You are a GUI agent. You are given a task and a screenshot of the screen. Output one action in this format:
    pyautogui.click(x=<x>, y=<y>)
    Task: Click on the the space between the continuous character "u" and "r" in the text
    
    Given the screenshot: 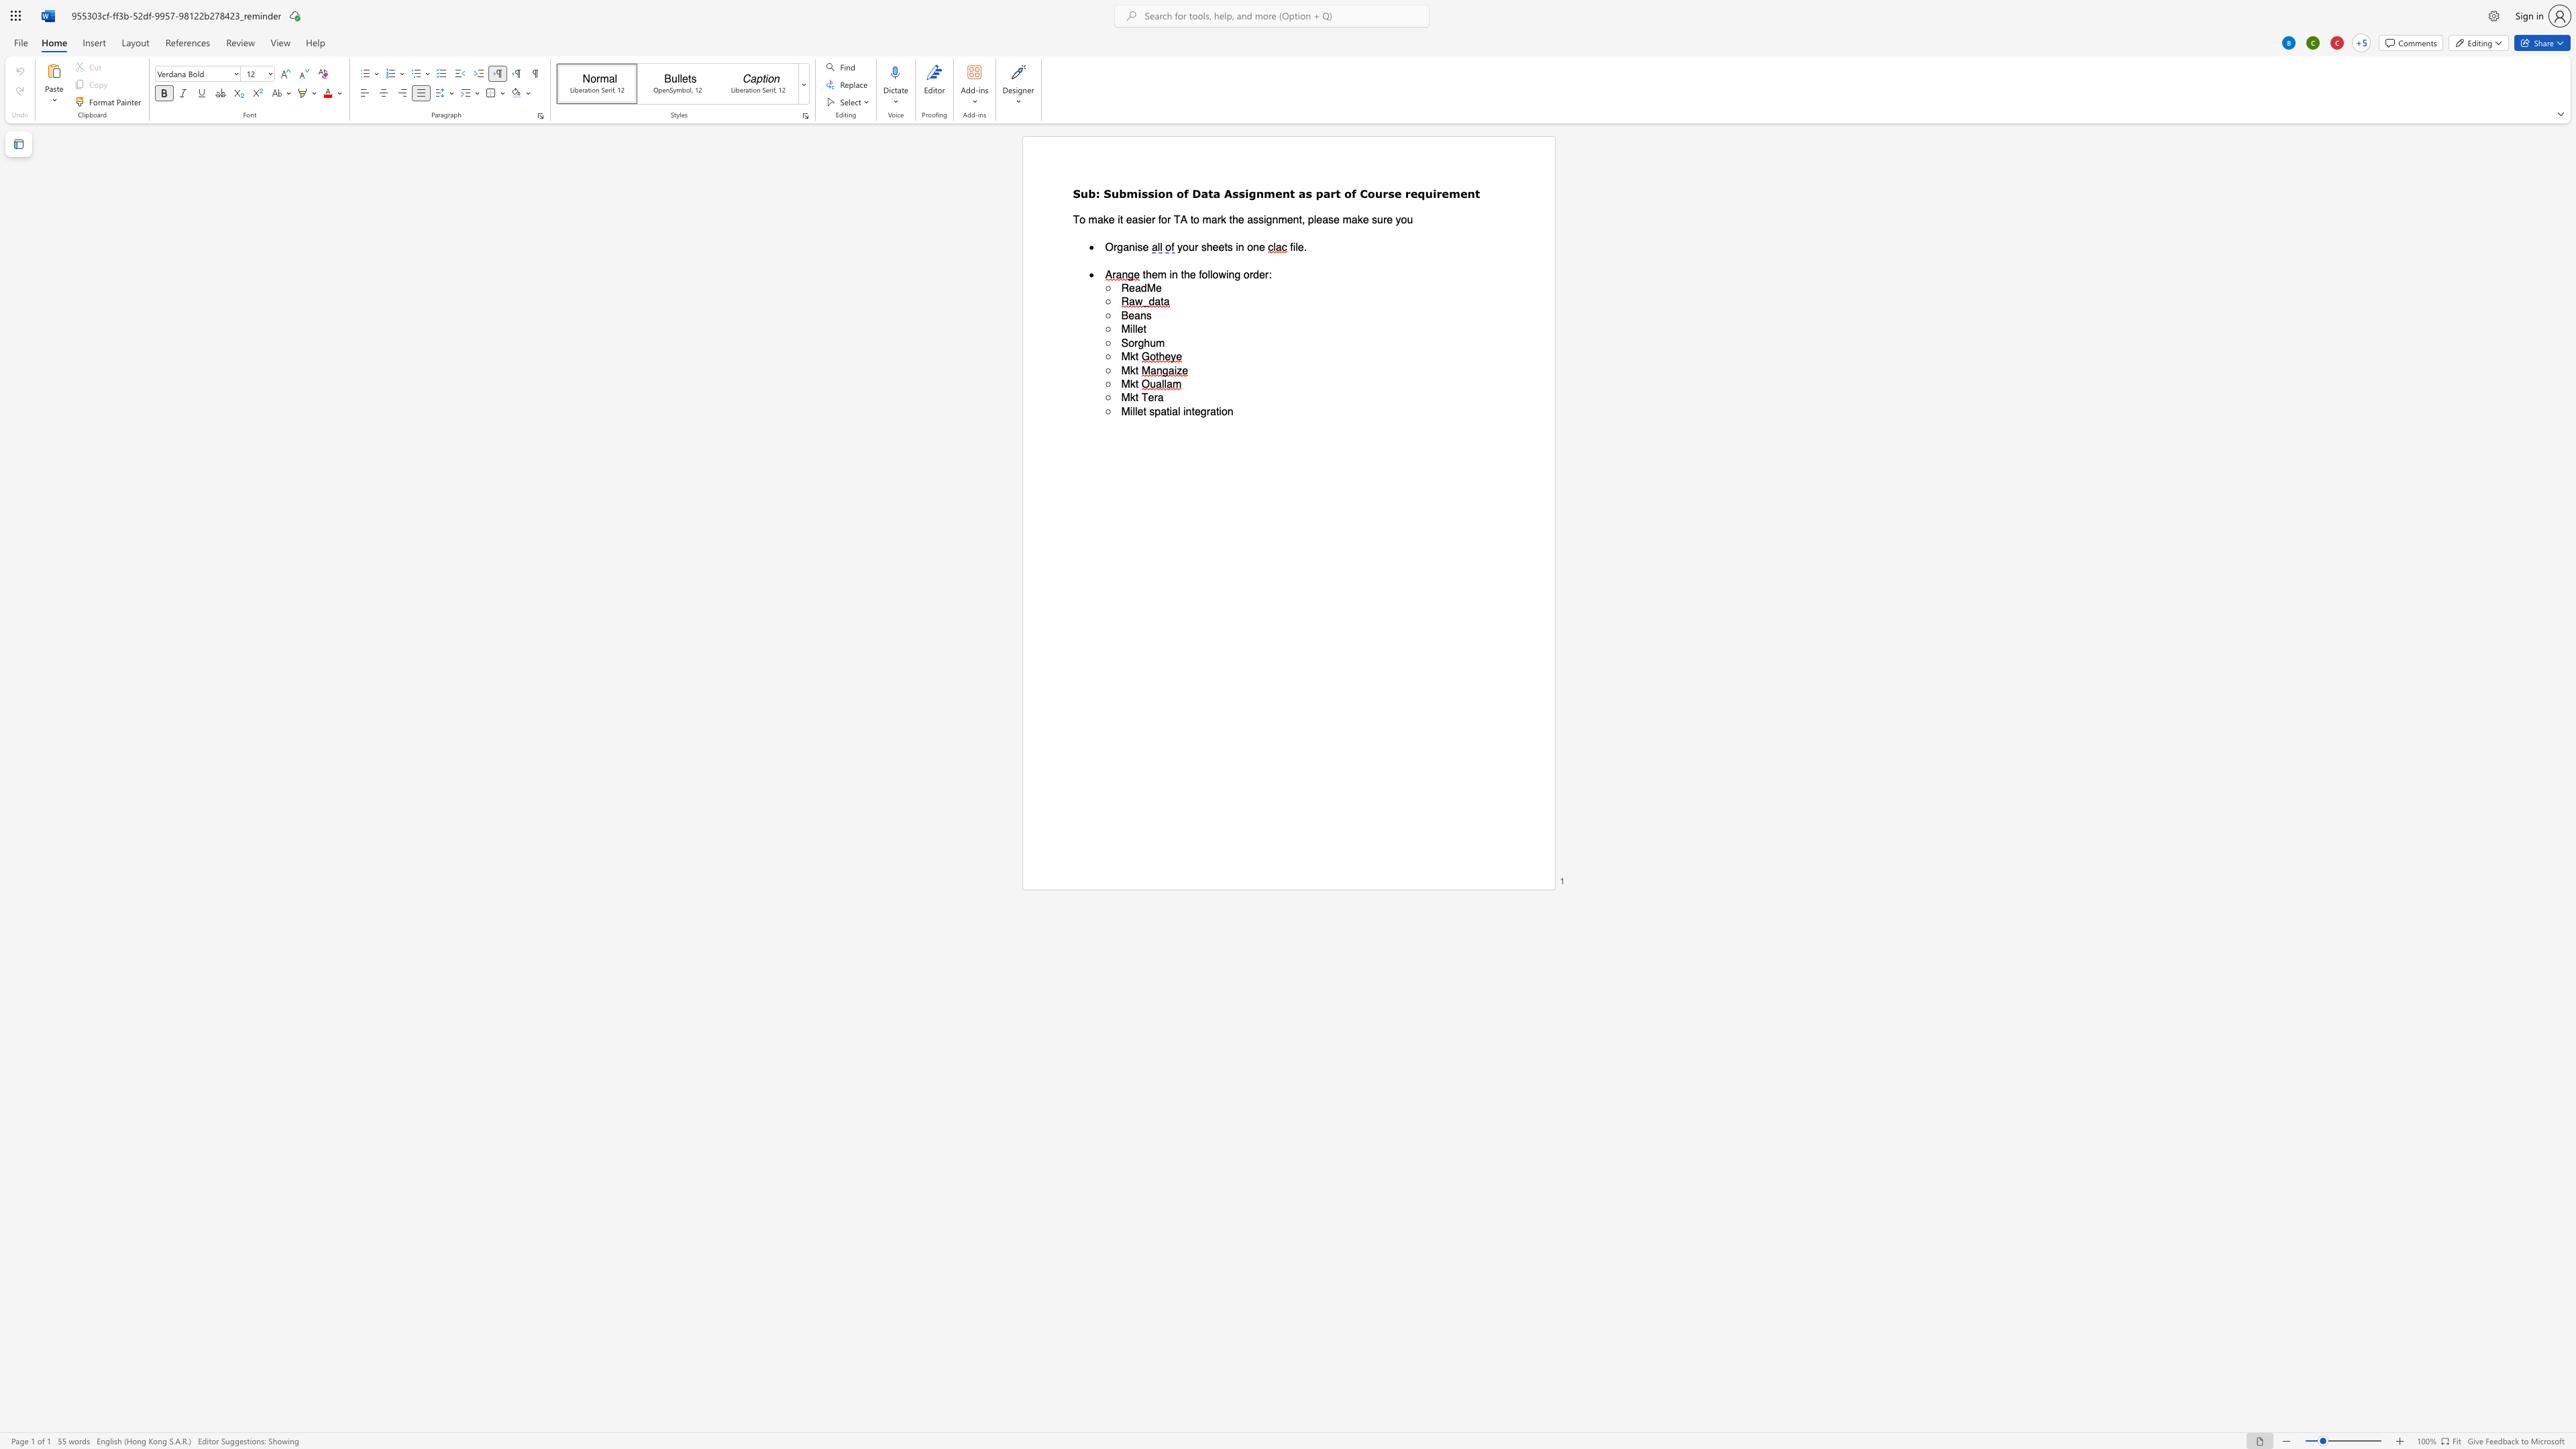 What is the action you would take?
    pyautogui.click(x=1381, y=192)
    